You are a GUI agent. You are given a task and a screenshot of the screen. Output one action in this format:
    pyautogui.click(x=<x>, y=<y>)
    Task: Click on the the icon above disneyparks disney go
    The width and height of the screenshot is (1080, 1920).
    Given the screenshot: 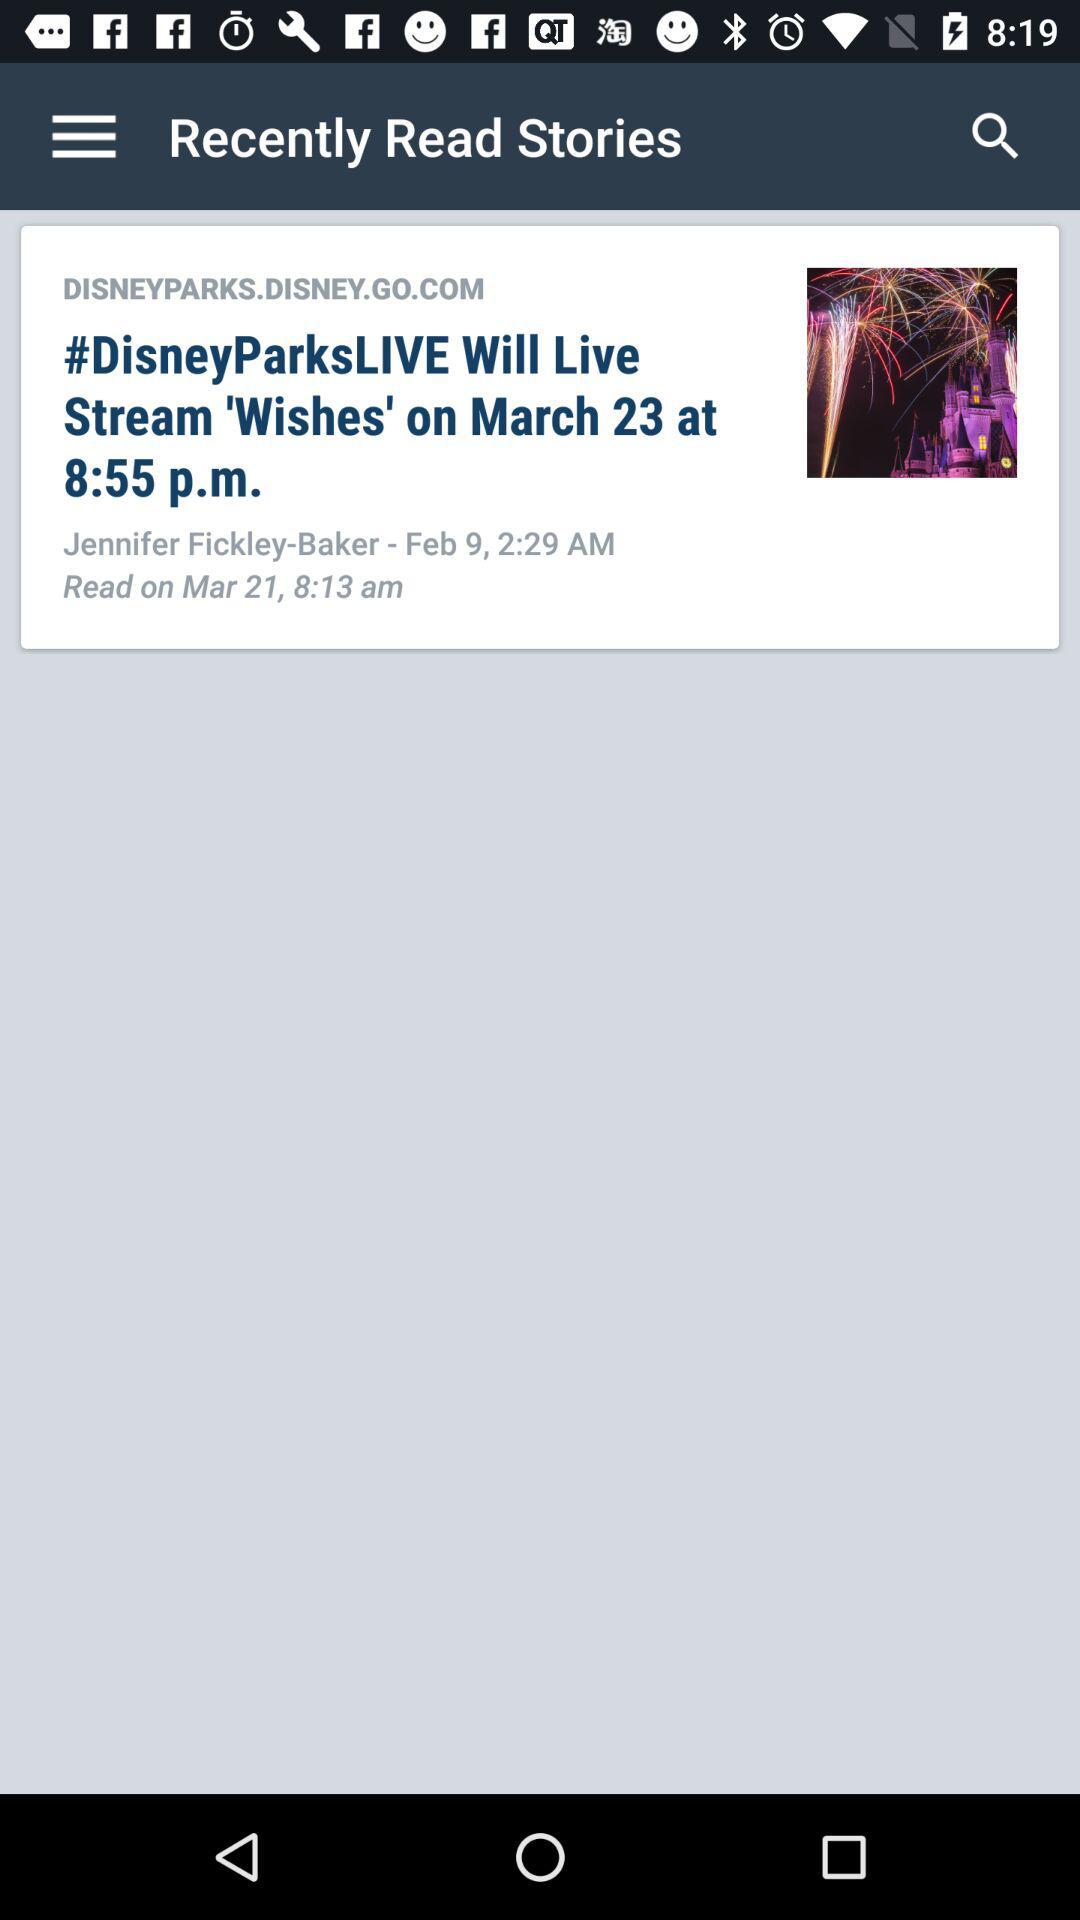 What is the action you would take?
    pyautogui.click(x=104, y=135)
    